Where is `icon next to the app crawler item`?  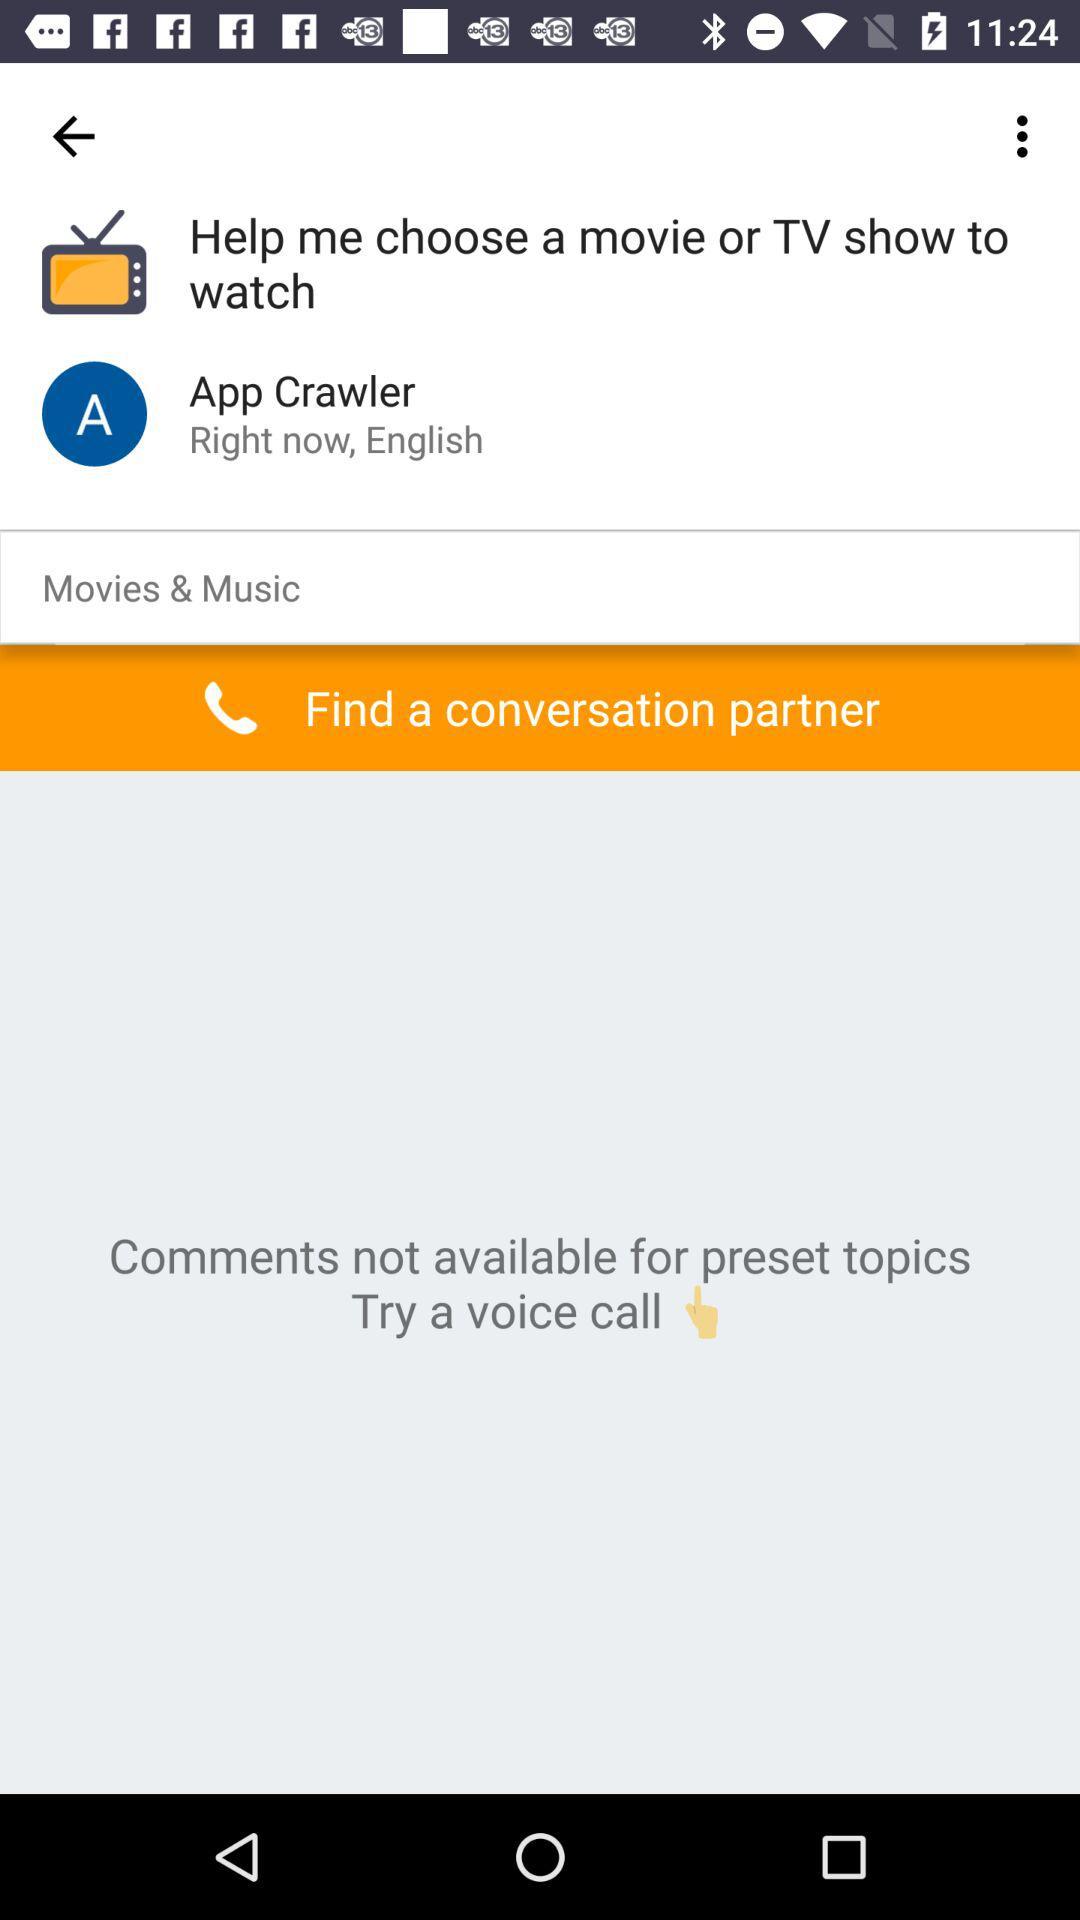 icon next to the app crawler item is located at coordinates (94, 412).